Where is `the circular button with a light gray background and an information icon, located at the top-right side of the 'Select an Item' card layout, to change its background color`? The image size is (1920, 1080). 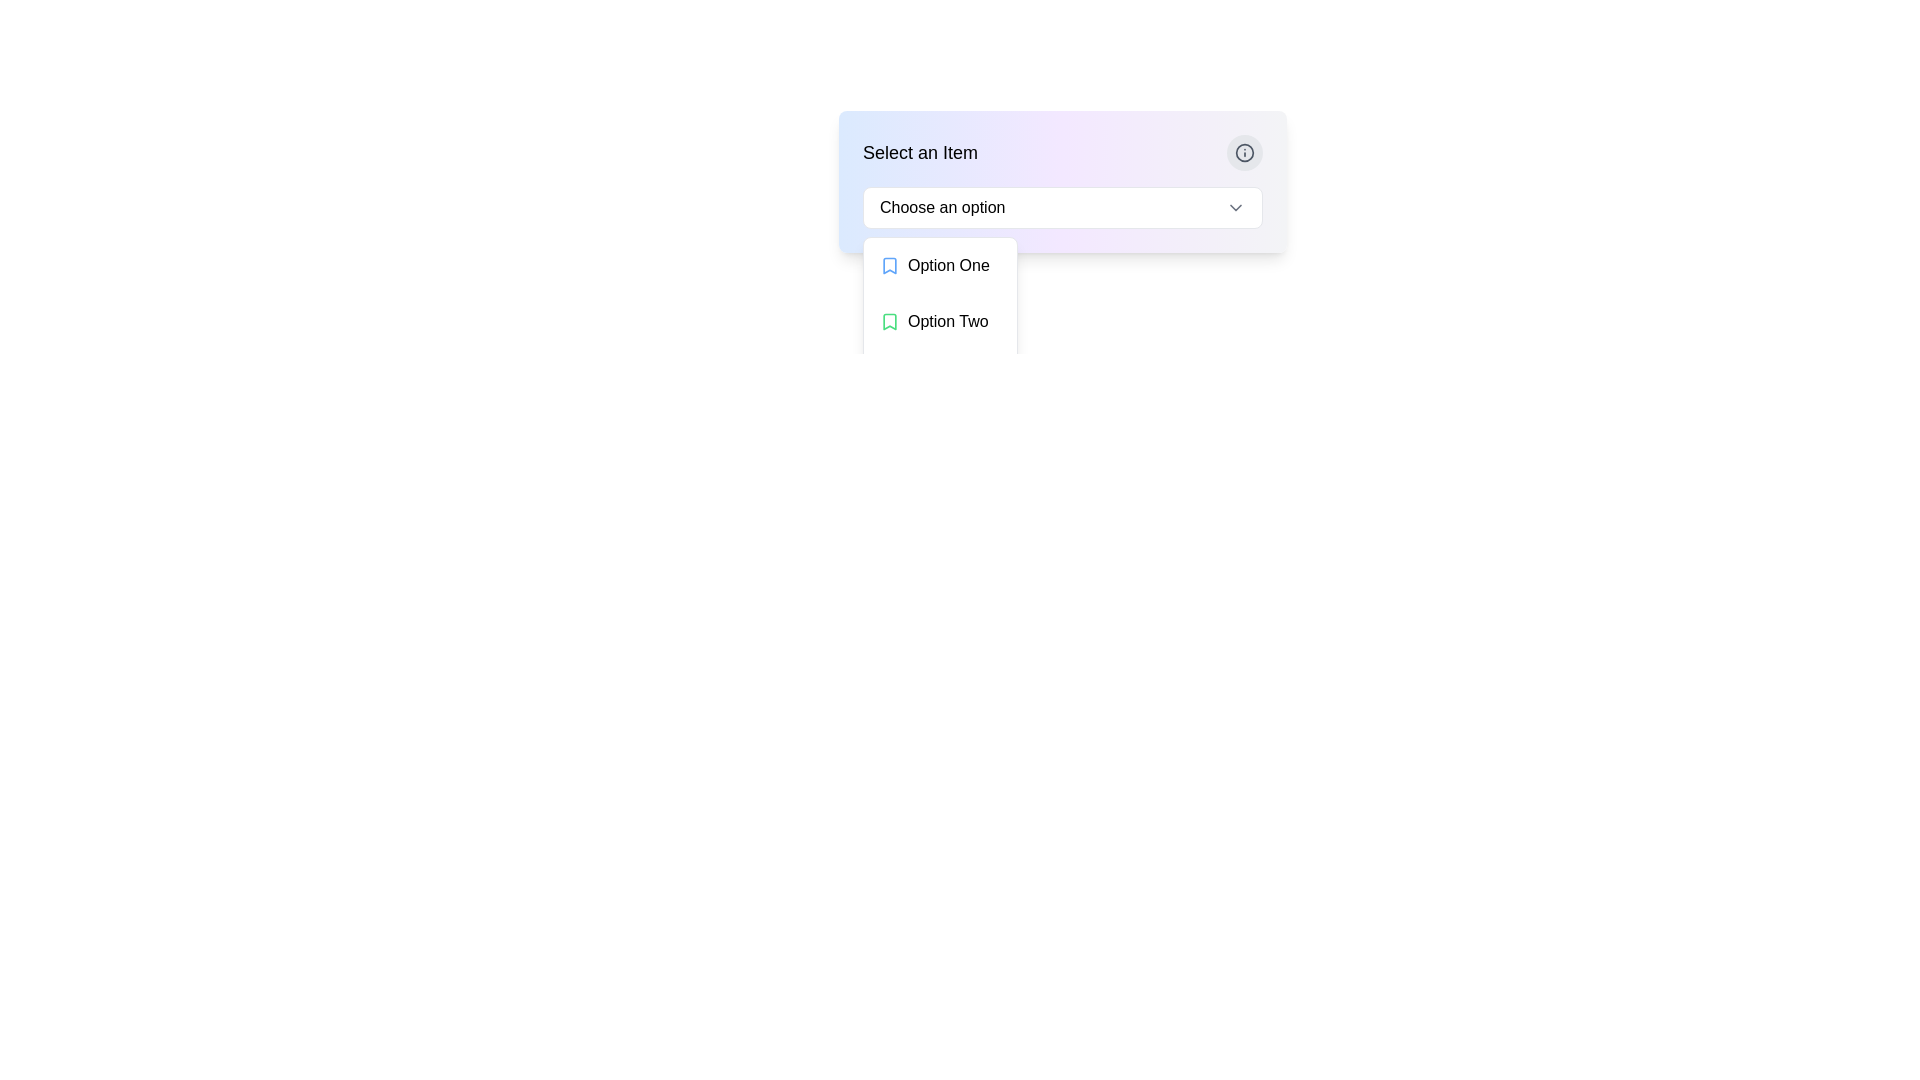
the circular button with a light gray background and an information icon, located at the top-right side of the 'Select an Item' card layout, to change its background color is located at coordinates (1243, 152).